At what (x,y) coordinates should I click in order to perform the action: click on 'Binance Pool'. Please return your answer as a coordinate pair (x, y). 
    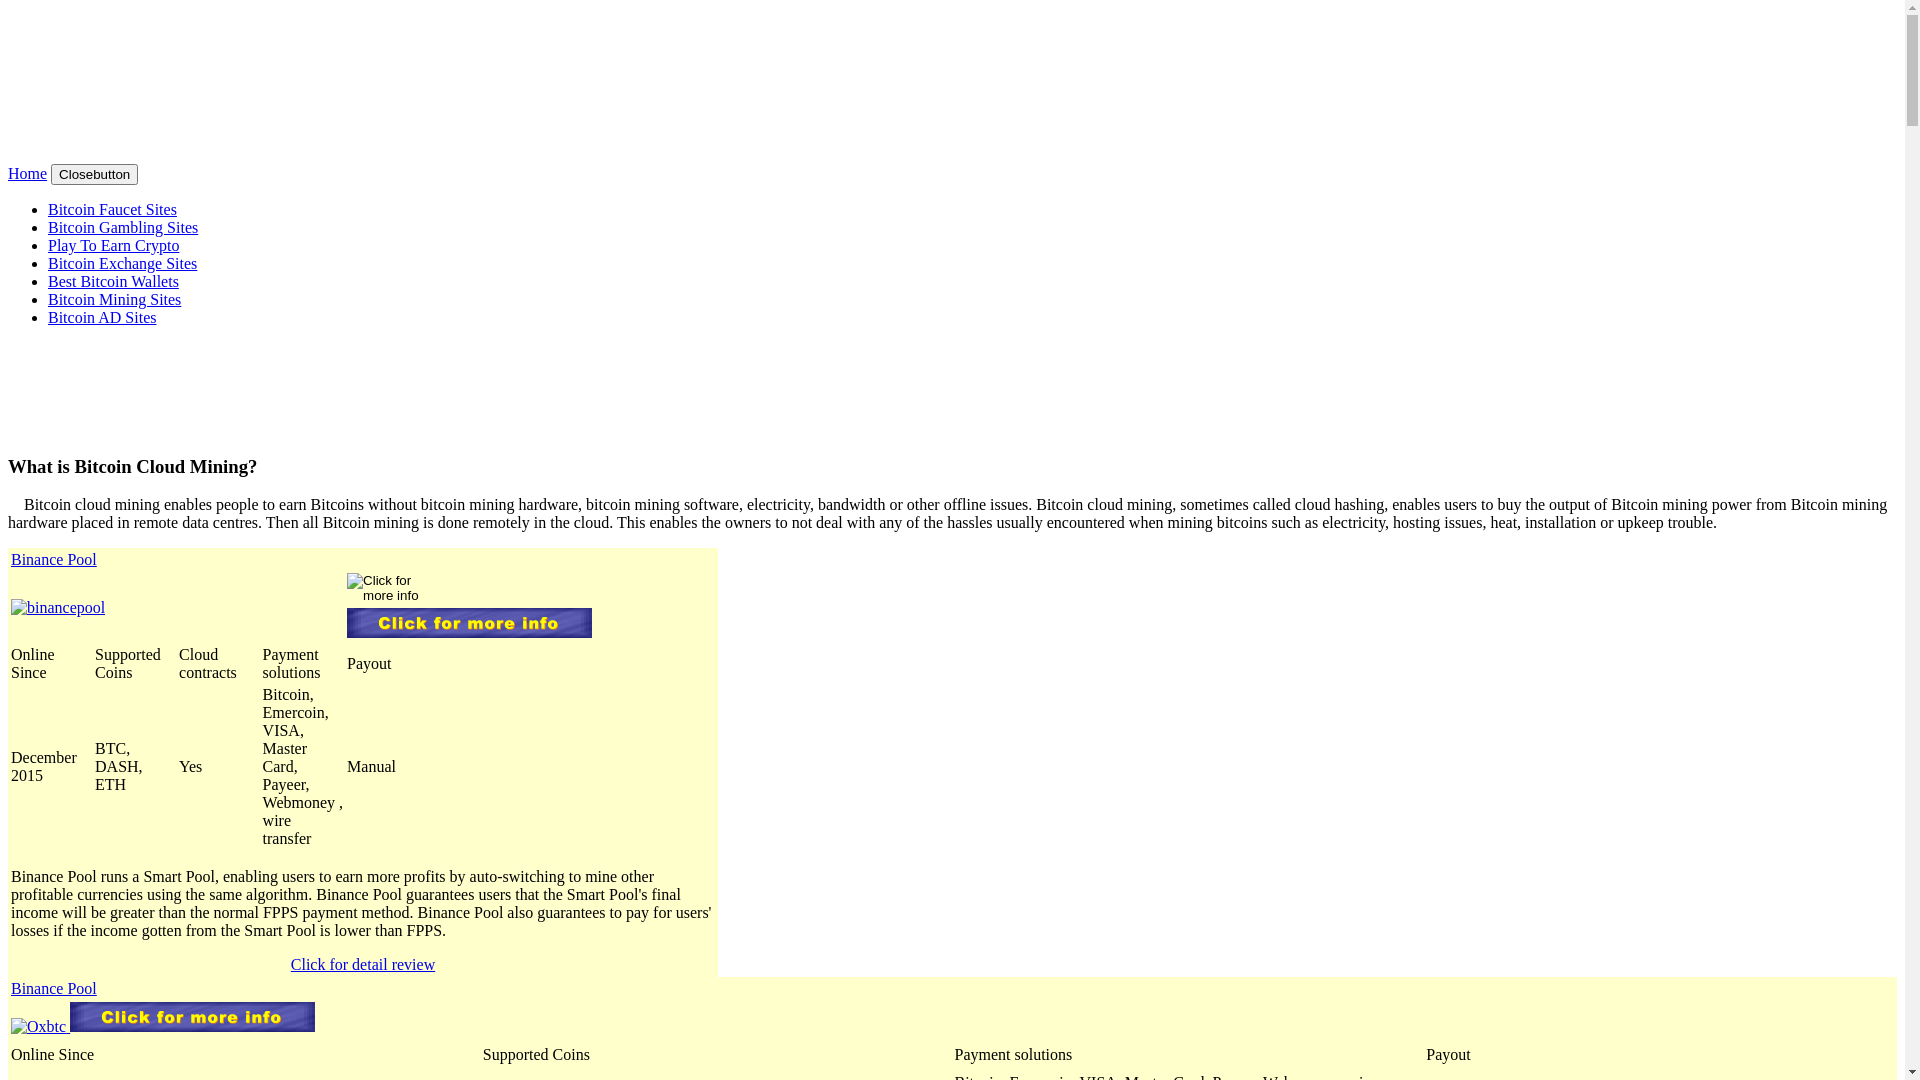
    Looking at the image, I should click on (10, 987).